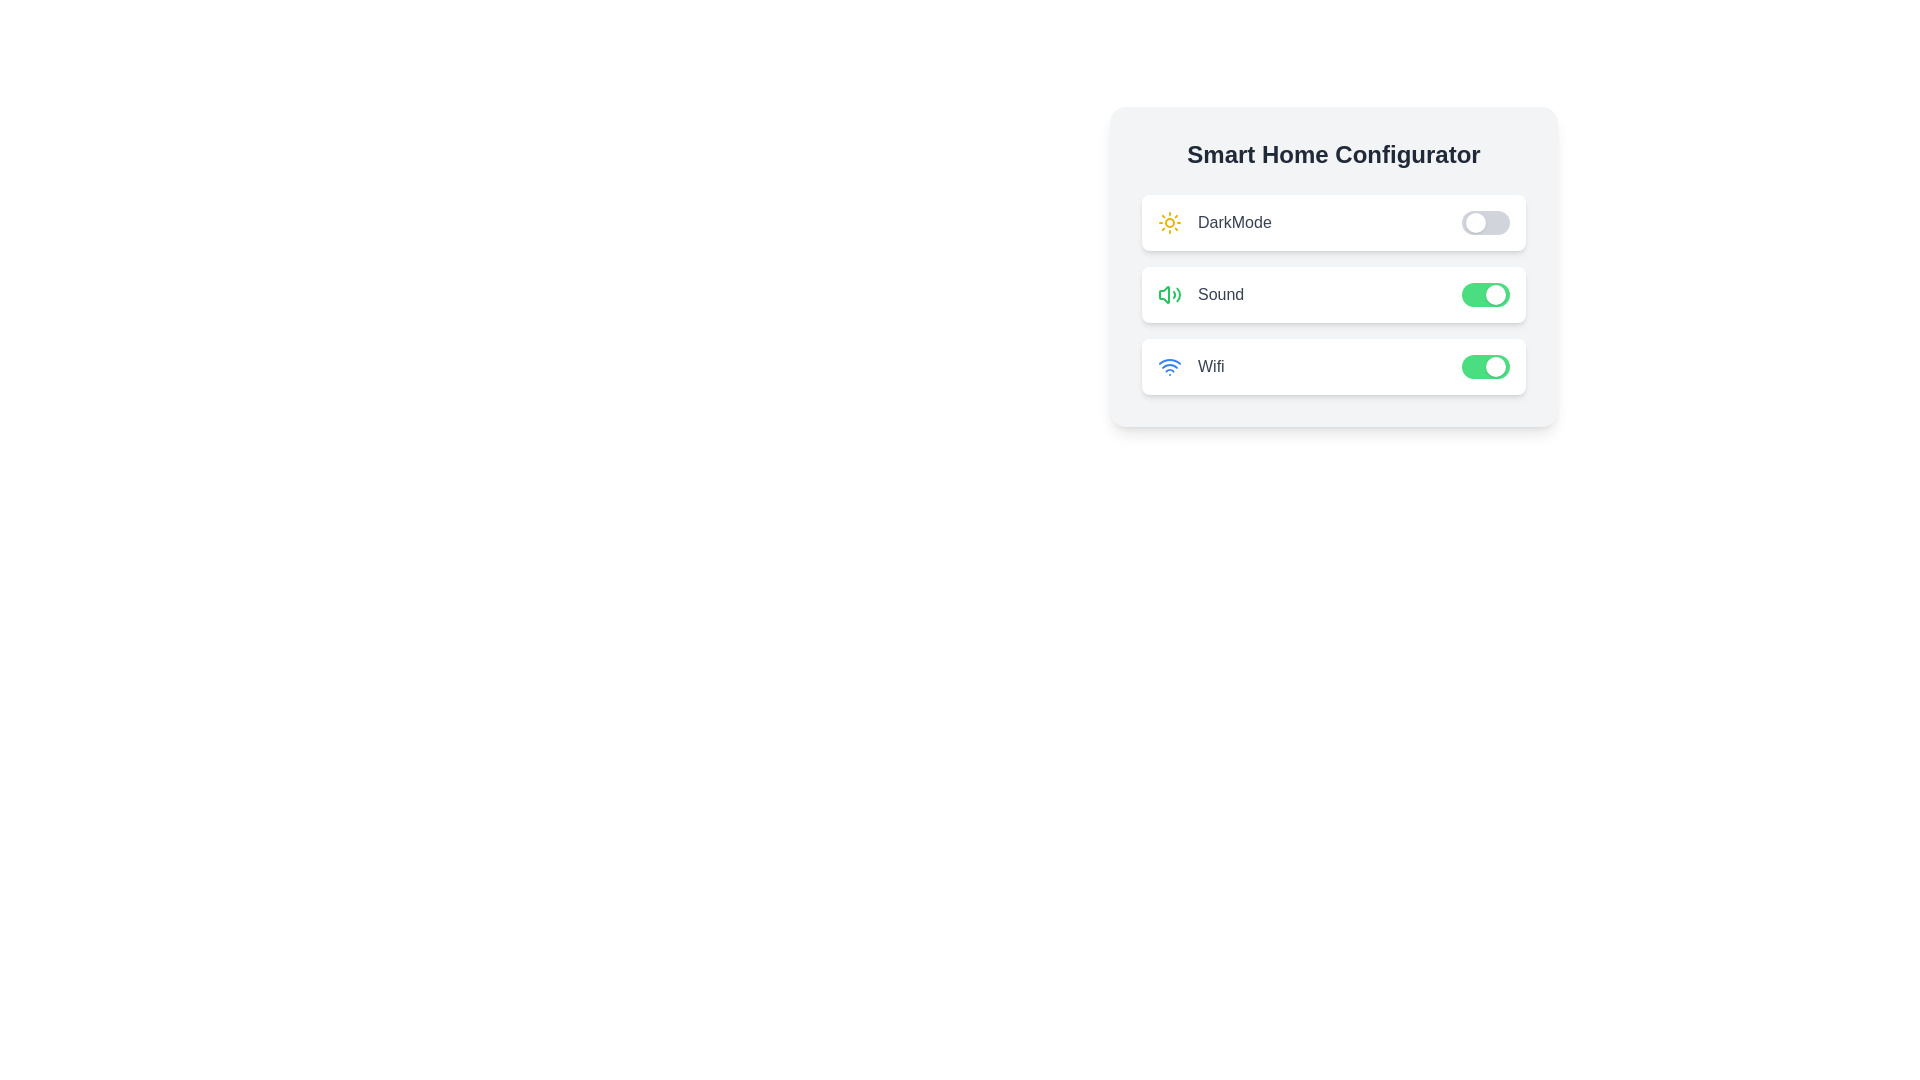 The image size is (1920, 1080). I want to click on the 'darkMode' label element, which is styled with medium font weight, gray color, and is situated in the first row of a vertical list within a Smart Home Configurator card interface, adjacent to a sun icon and a toggle switch, so click(1233, 223).